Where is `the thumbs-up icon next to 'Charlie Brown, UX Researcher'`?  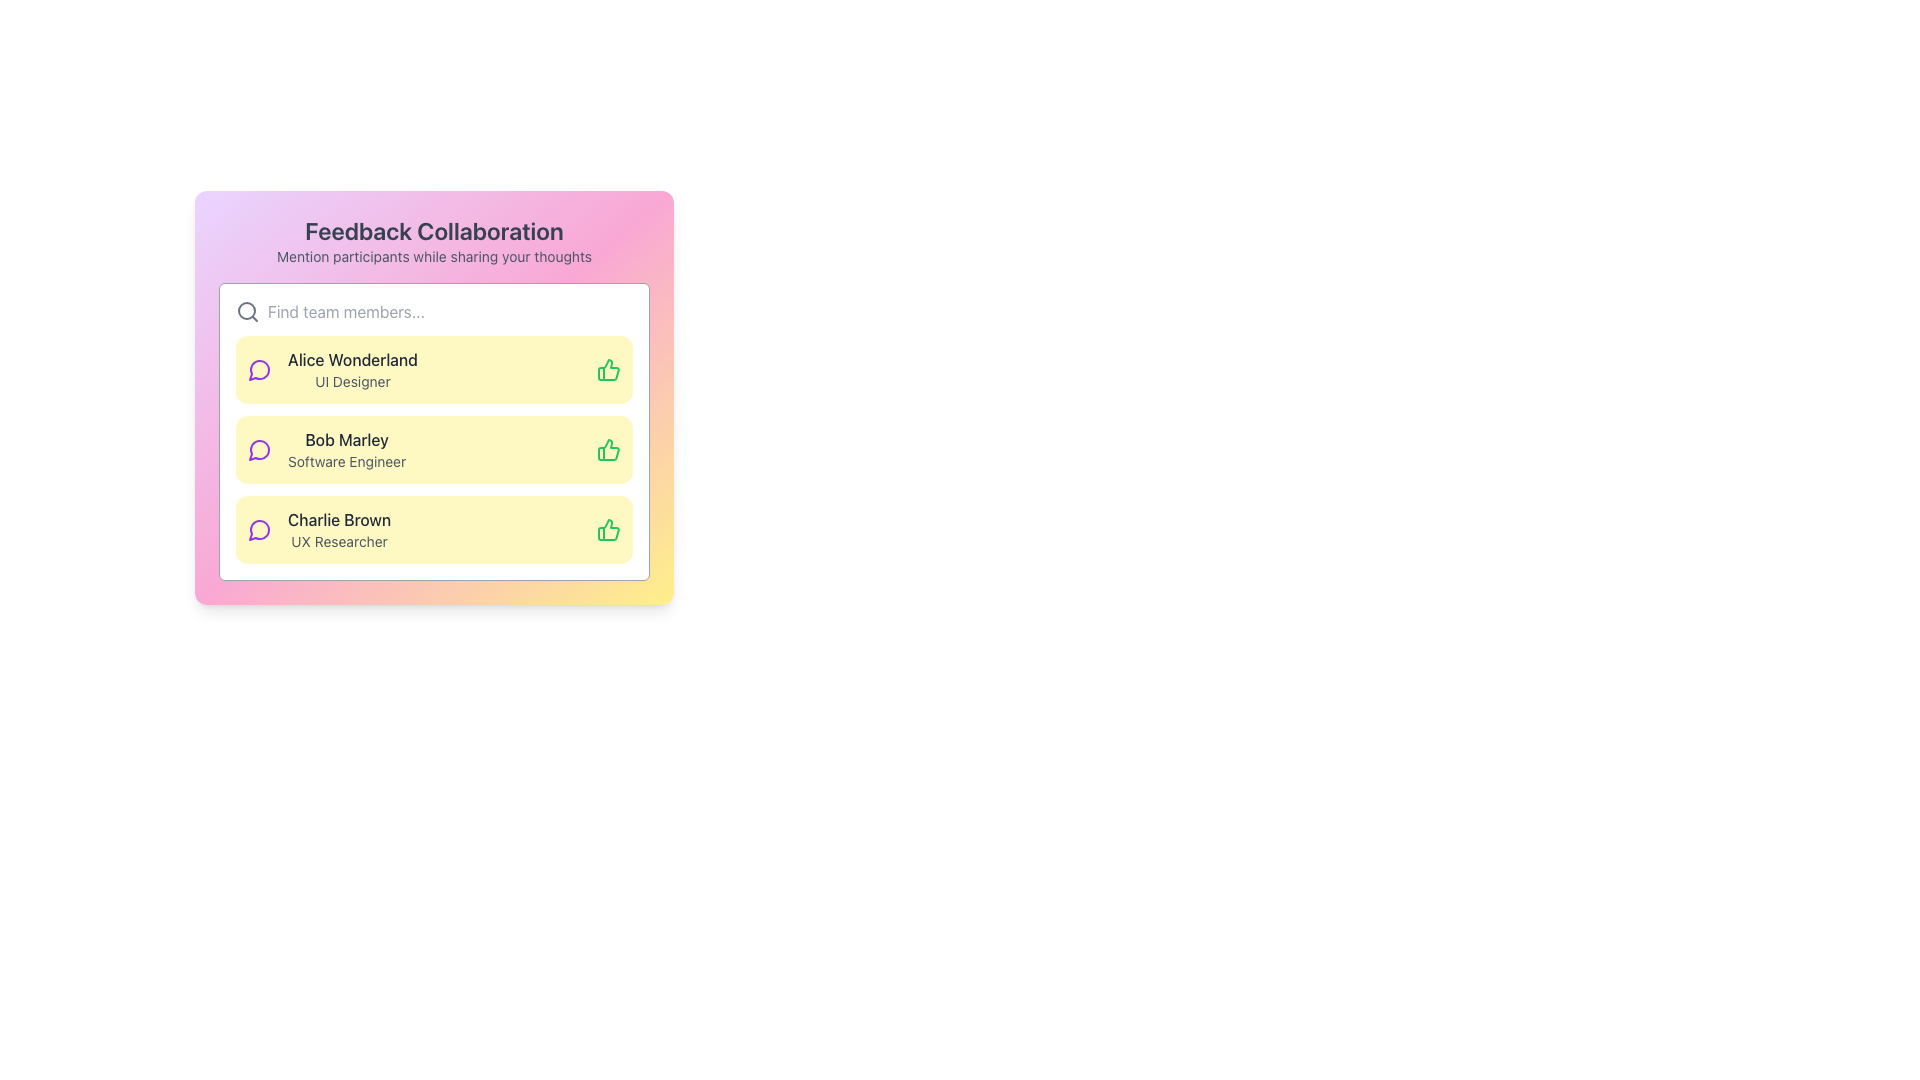 the thumbs-up icon next to 'Charlie Brown, UX Researcher' is located at coordinates (607, 450).